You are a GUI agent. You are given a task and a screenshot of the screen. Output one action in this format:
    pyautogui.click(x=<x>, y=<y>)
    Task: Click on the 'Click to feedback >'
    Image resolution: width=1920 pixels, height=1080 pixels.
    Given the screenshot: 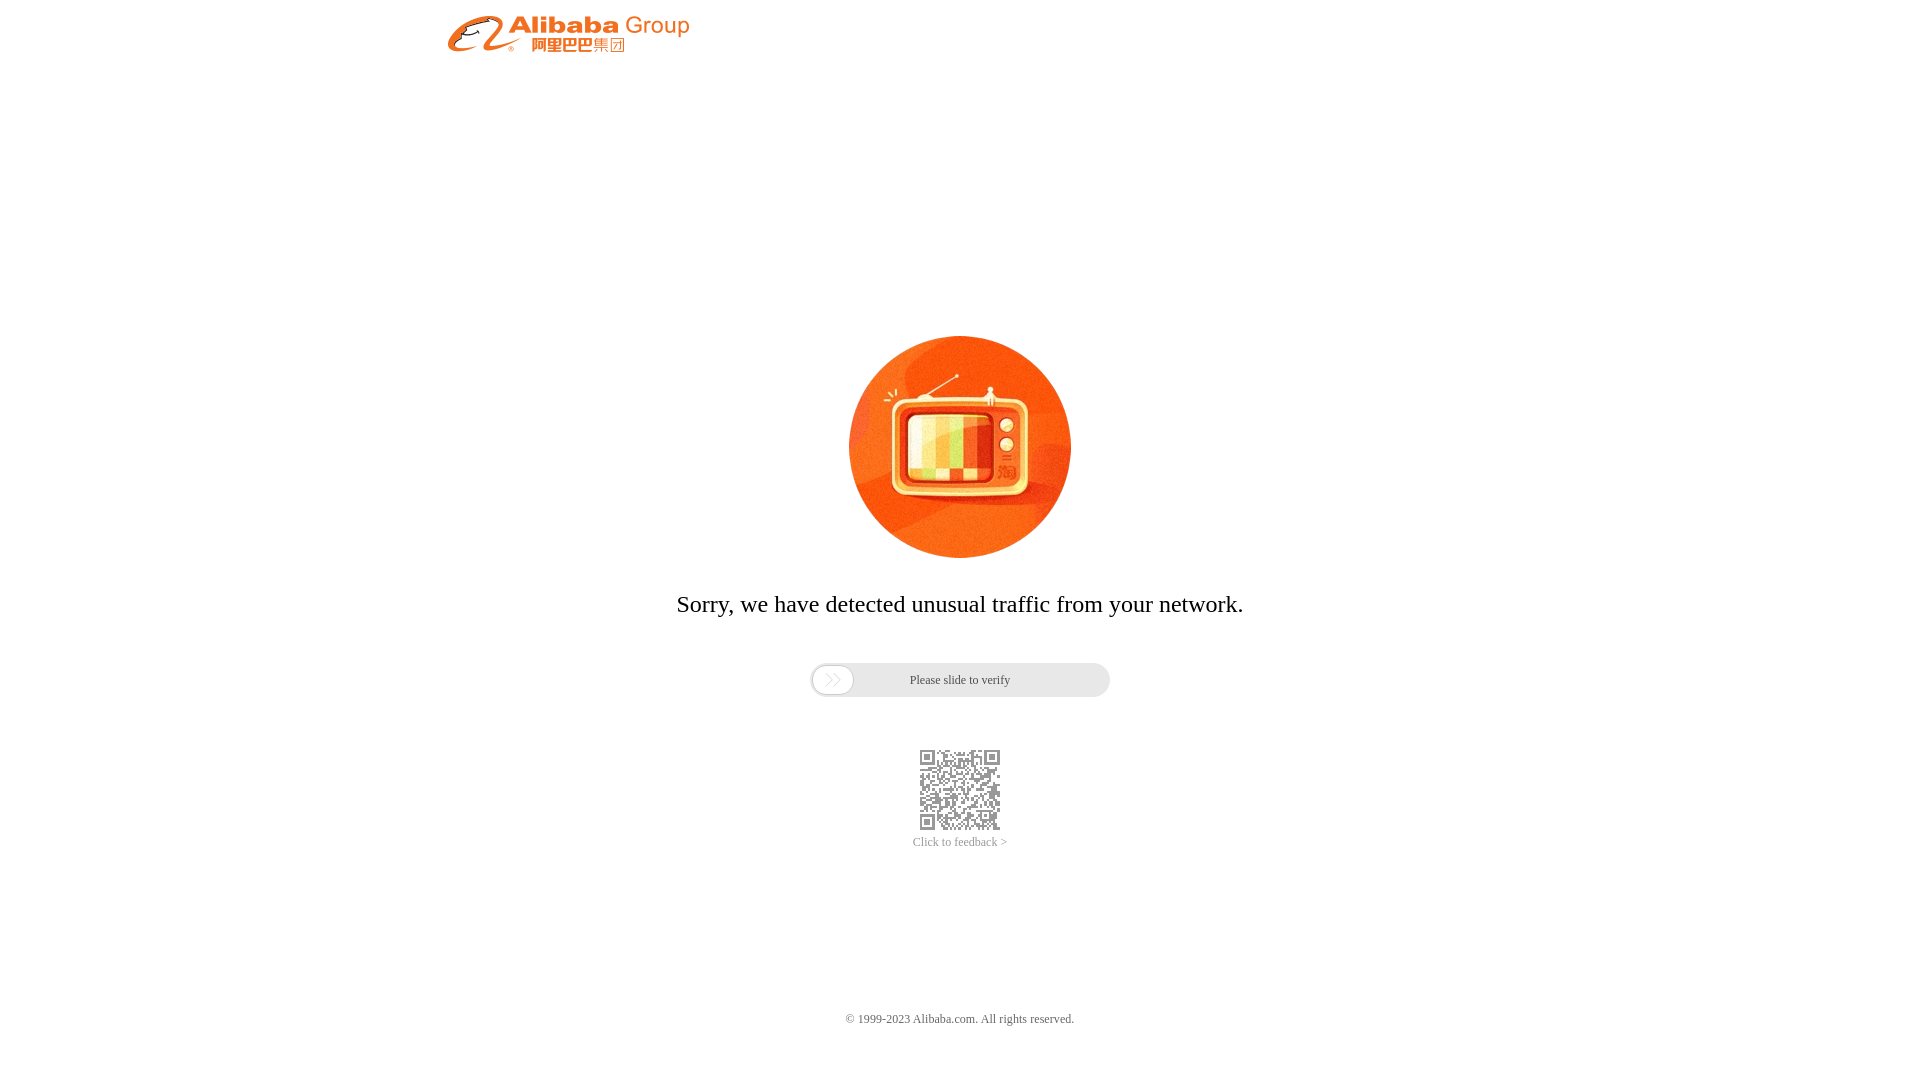 What is the action you would take?
    pyautogui.click(x=911, y=842)
    